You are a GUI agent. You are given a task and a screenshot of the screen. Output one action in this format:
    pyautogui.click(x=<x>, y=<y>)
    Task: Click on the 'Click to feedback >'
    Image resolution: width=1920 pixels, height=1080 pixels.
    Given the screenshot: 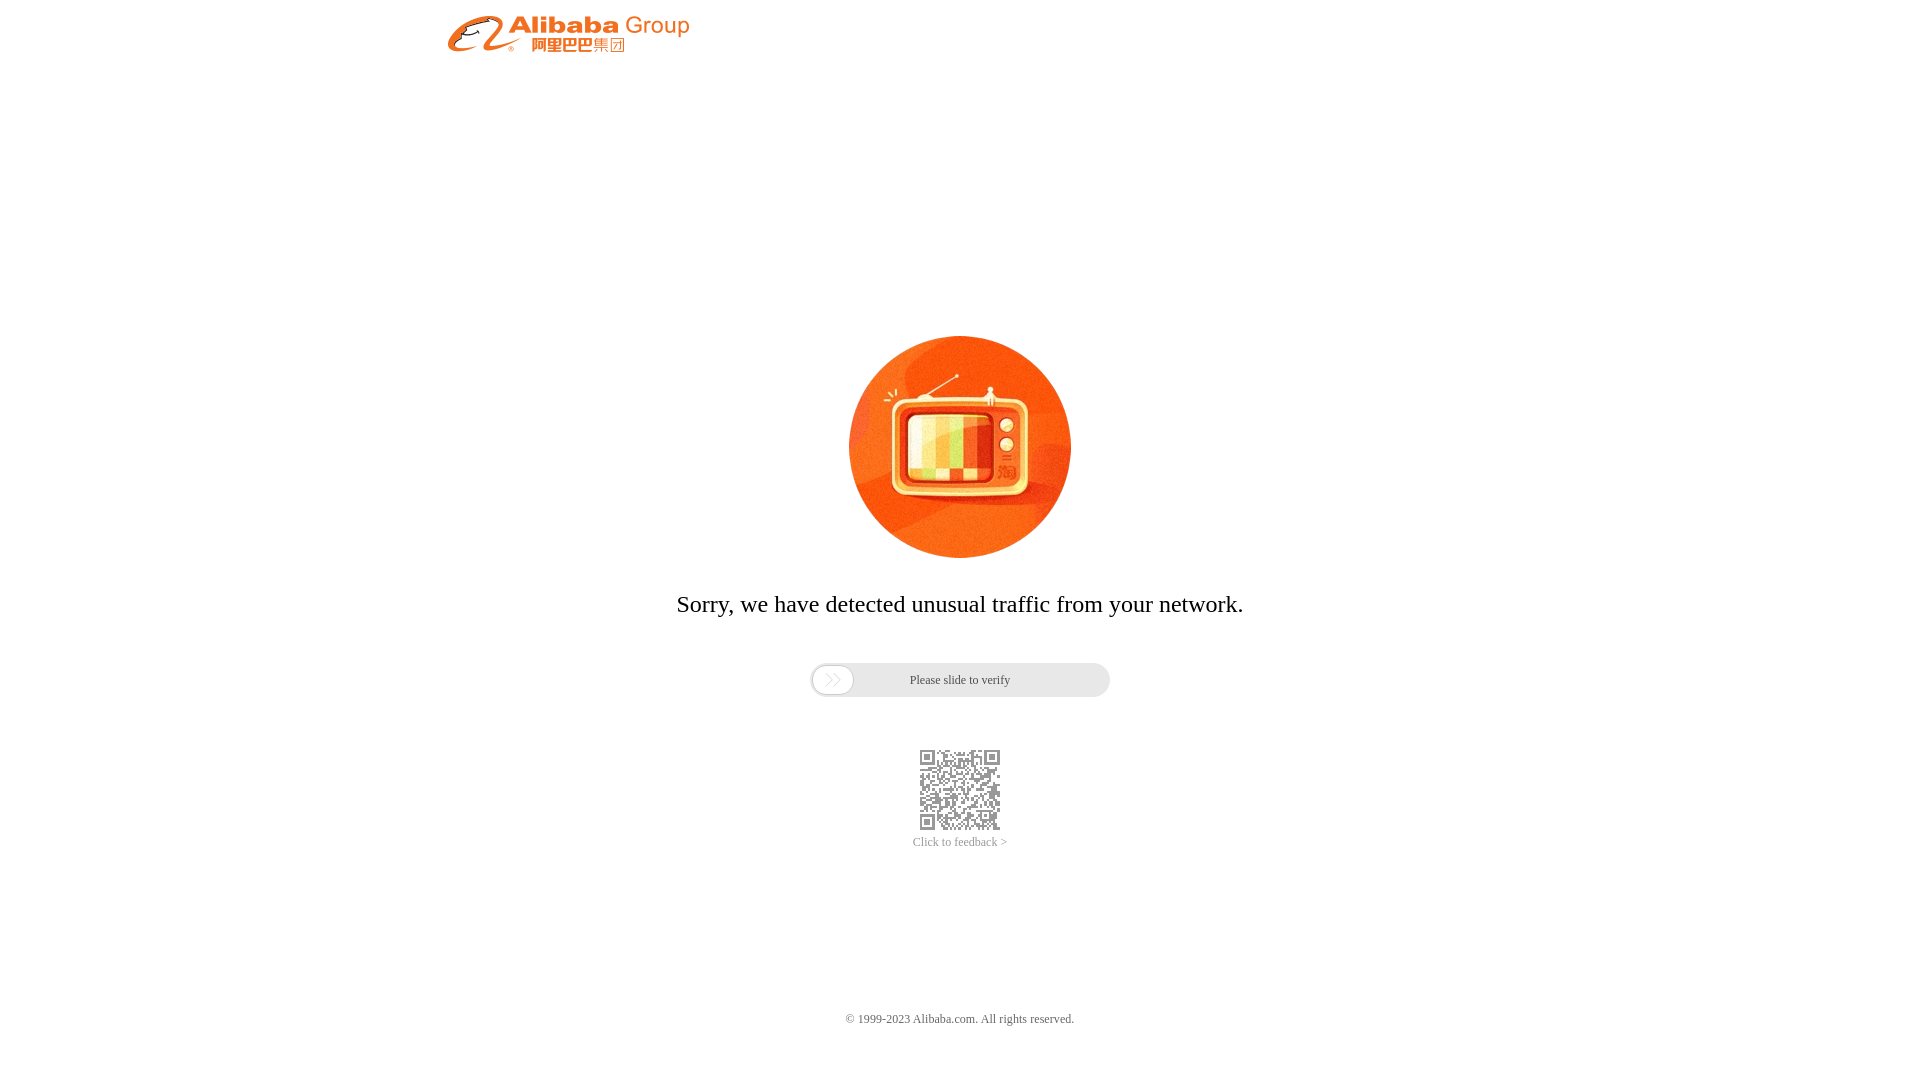 What is the action you would take?
    pyautogui.click(x=911, y=842)
    